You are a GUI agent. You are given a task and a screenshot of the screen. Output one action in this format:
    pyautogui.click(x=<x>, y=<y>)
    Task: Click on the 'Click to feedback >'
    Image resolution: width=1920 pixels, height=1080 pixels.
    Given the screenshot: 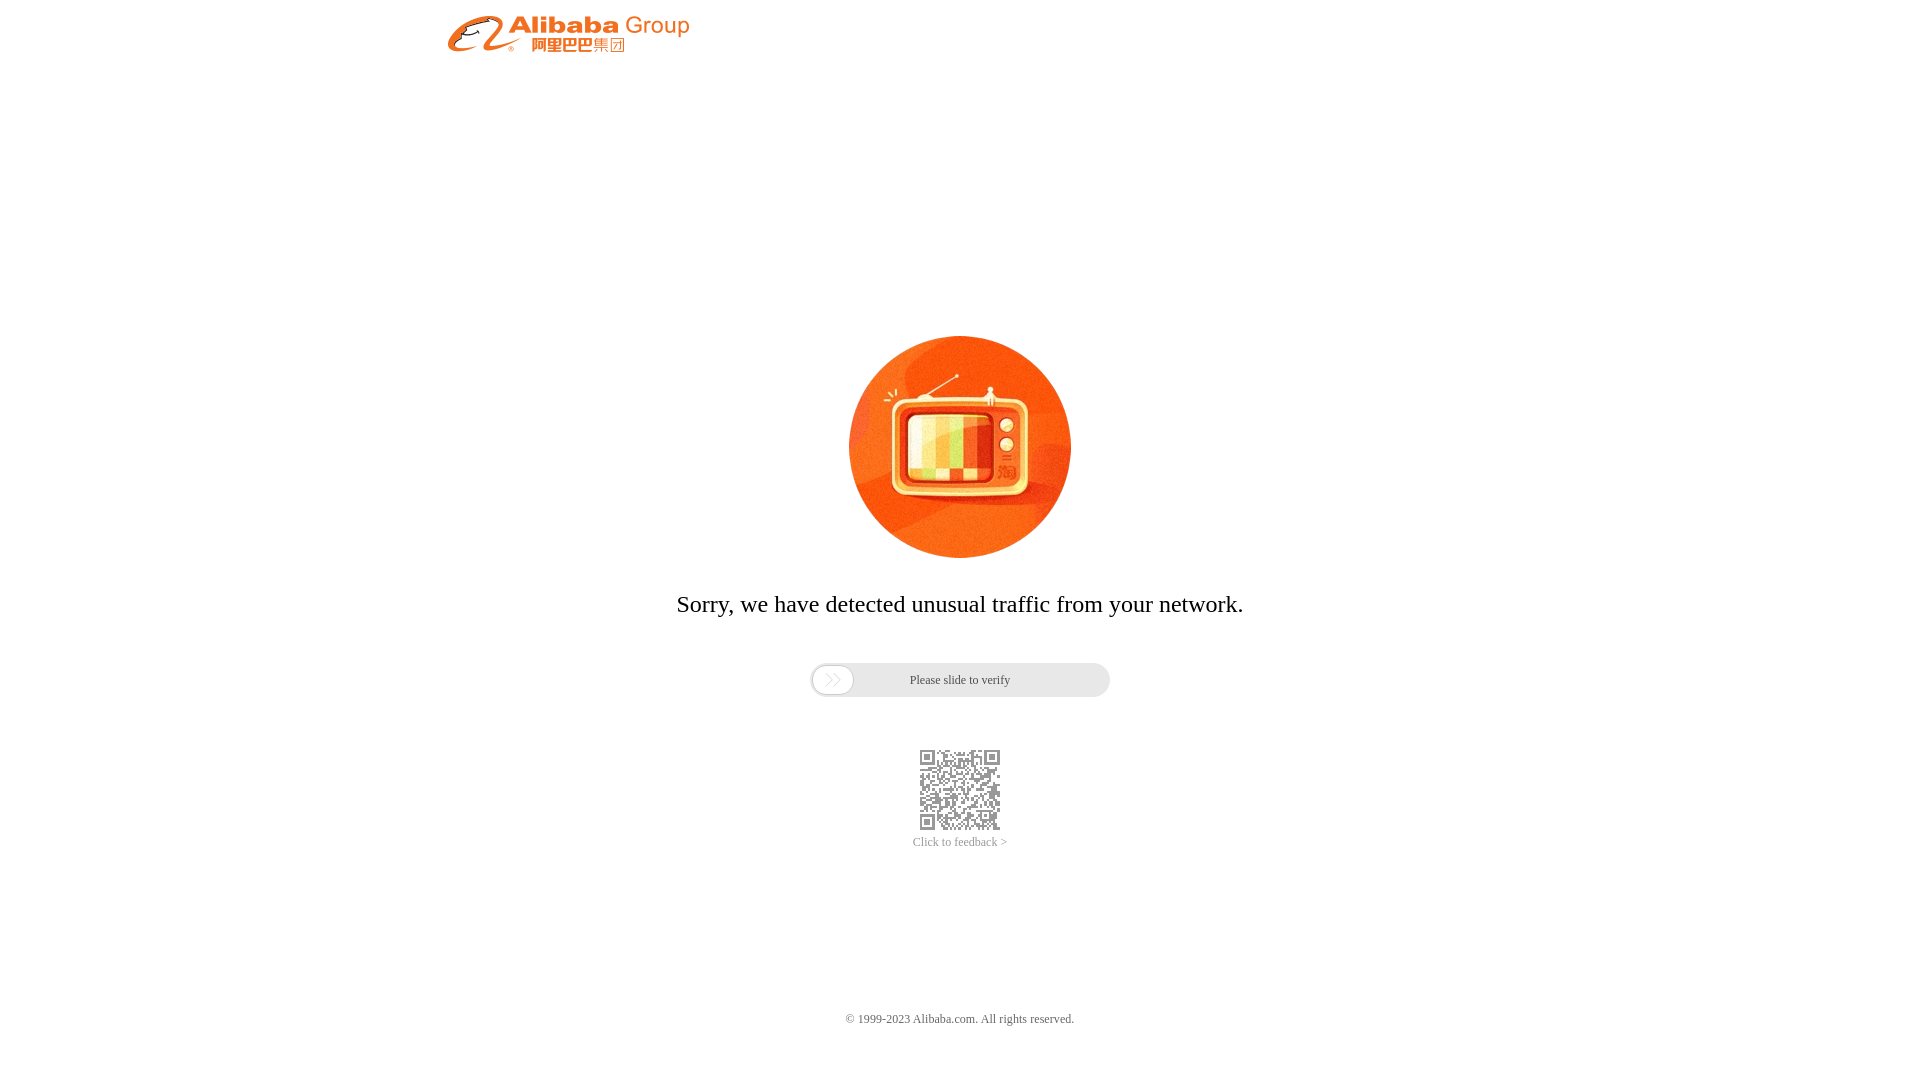 What is the action you would take?
    pyautogui.click(x=911, y=842)
    